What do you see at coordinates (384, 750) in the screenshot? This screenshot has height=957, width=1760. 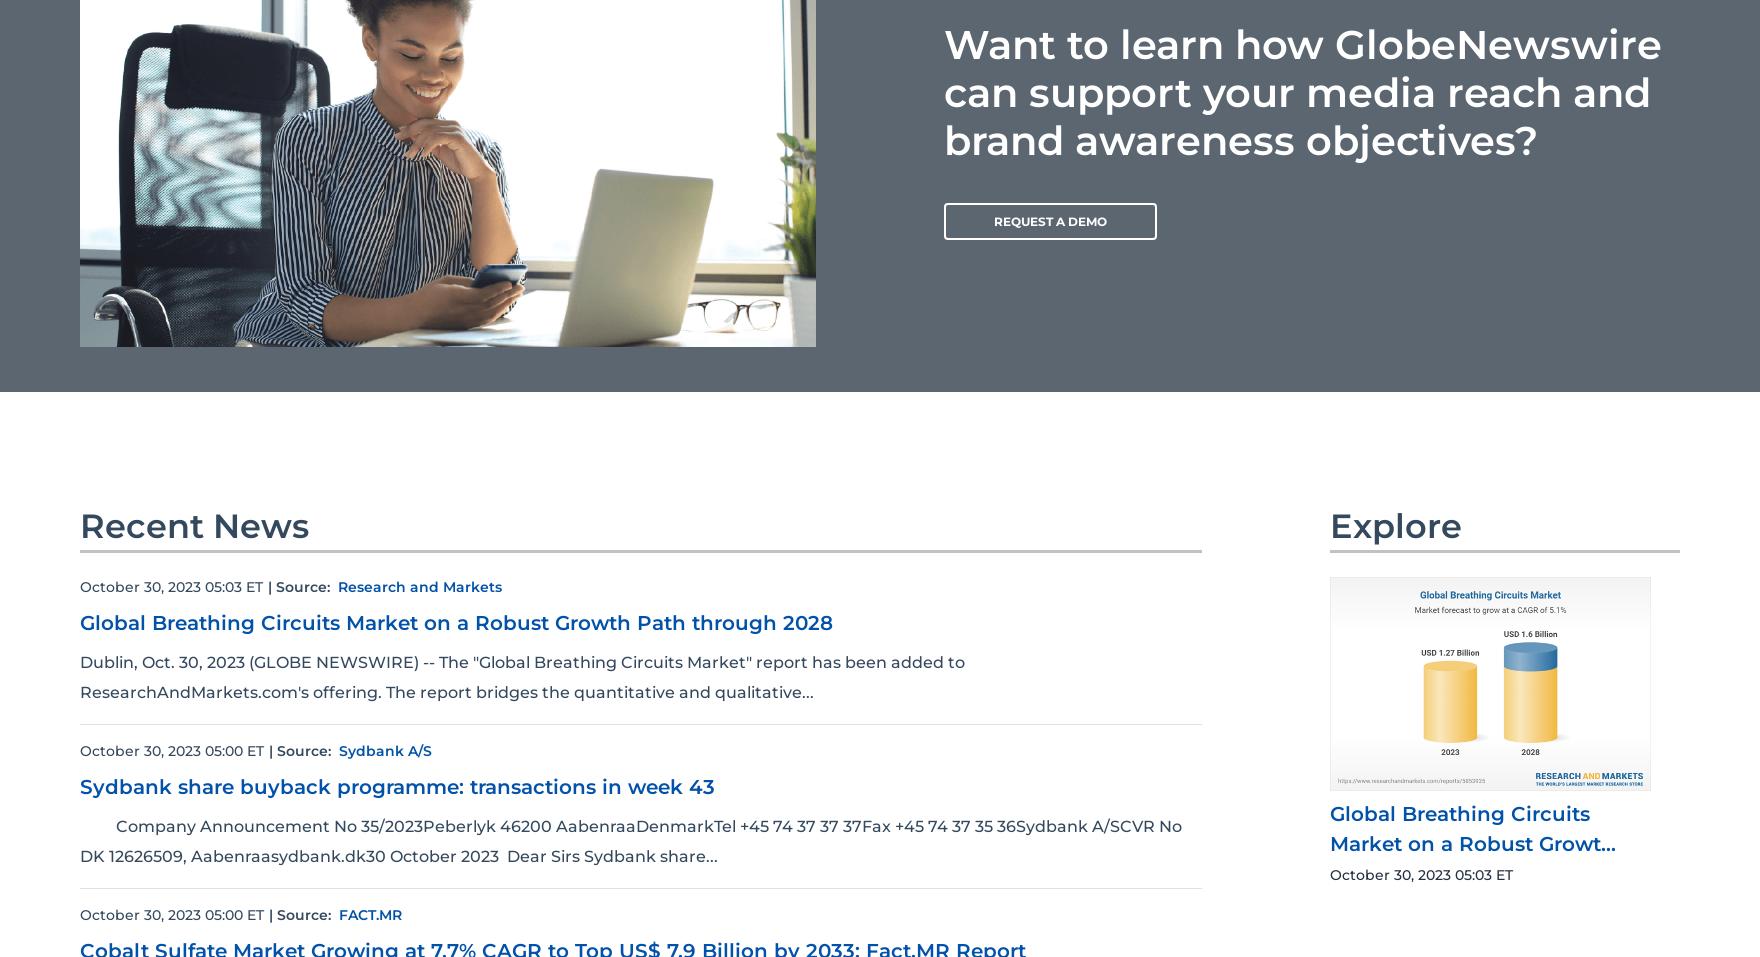 I see `'Sydbank A/S'` at bounding box center [384, 750].